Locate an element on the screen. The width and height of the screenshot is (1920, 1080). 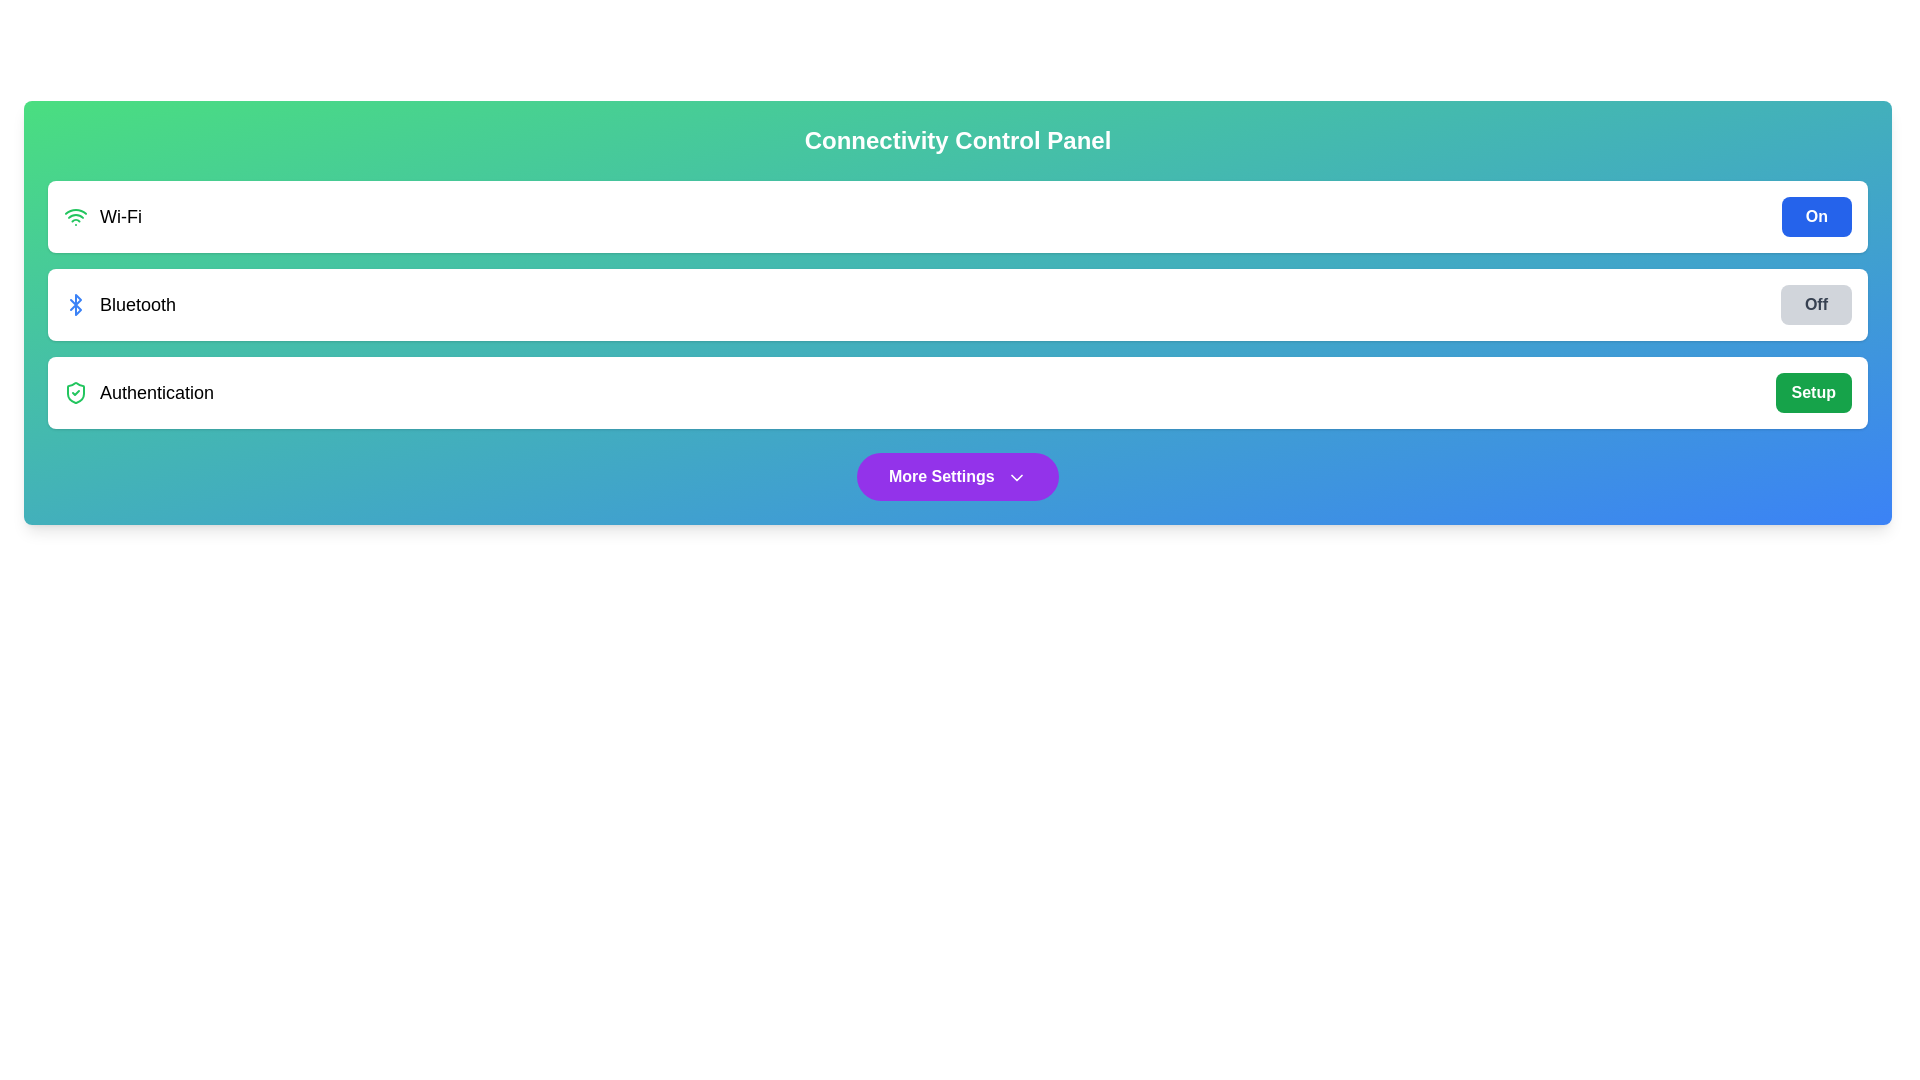
the 'Wi-Fi' label, which is styled with a large font size and positioned next to a green Wi-Fi icon in the Connectivity Control Panel is located at coordinates (119, 216).